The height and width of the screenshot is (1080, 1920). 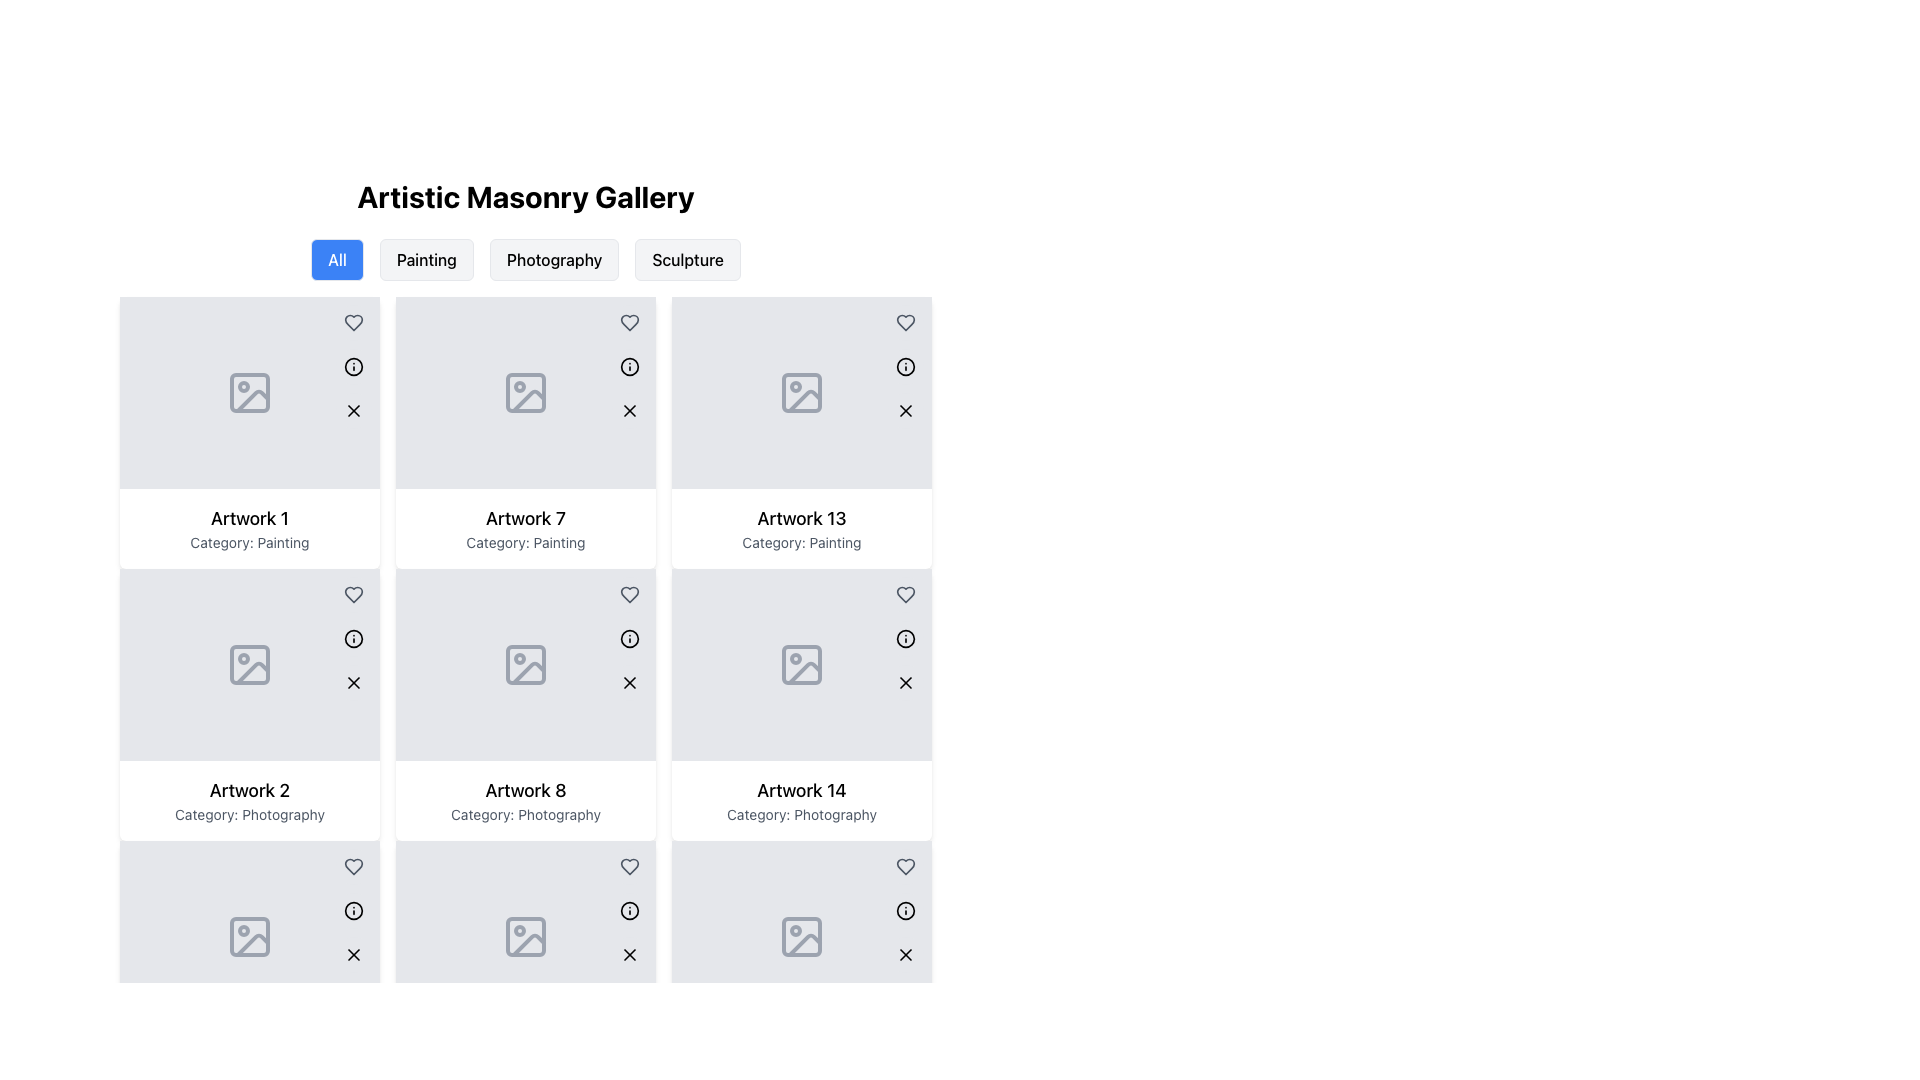 I want to click on the Image Placeholder for 'Artwork 8: Category Photography', so click(x=526, y=664).